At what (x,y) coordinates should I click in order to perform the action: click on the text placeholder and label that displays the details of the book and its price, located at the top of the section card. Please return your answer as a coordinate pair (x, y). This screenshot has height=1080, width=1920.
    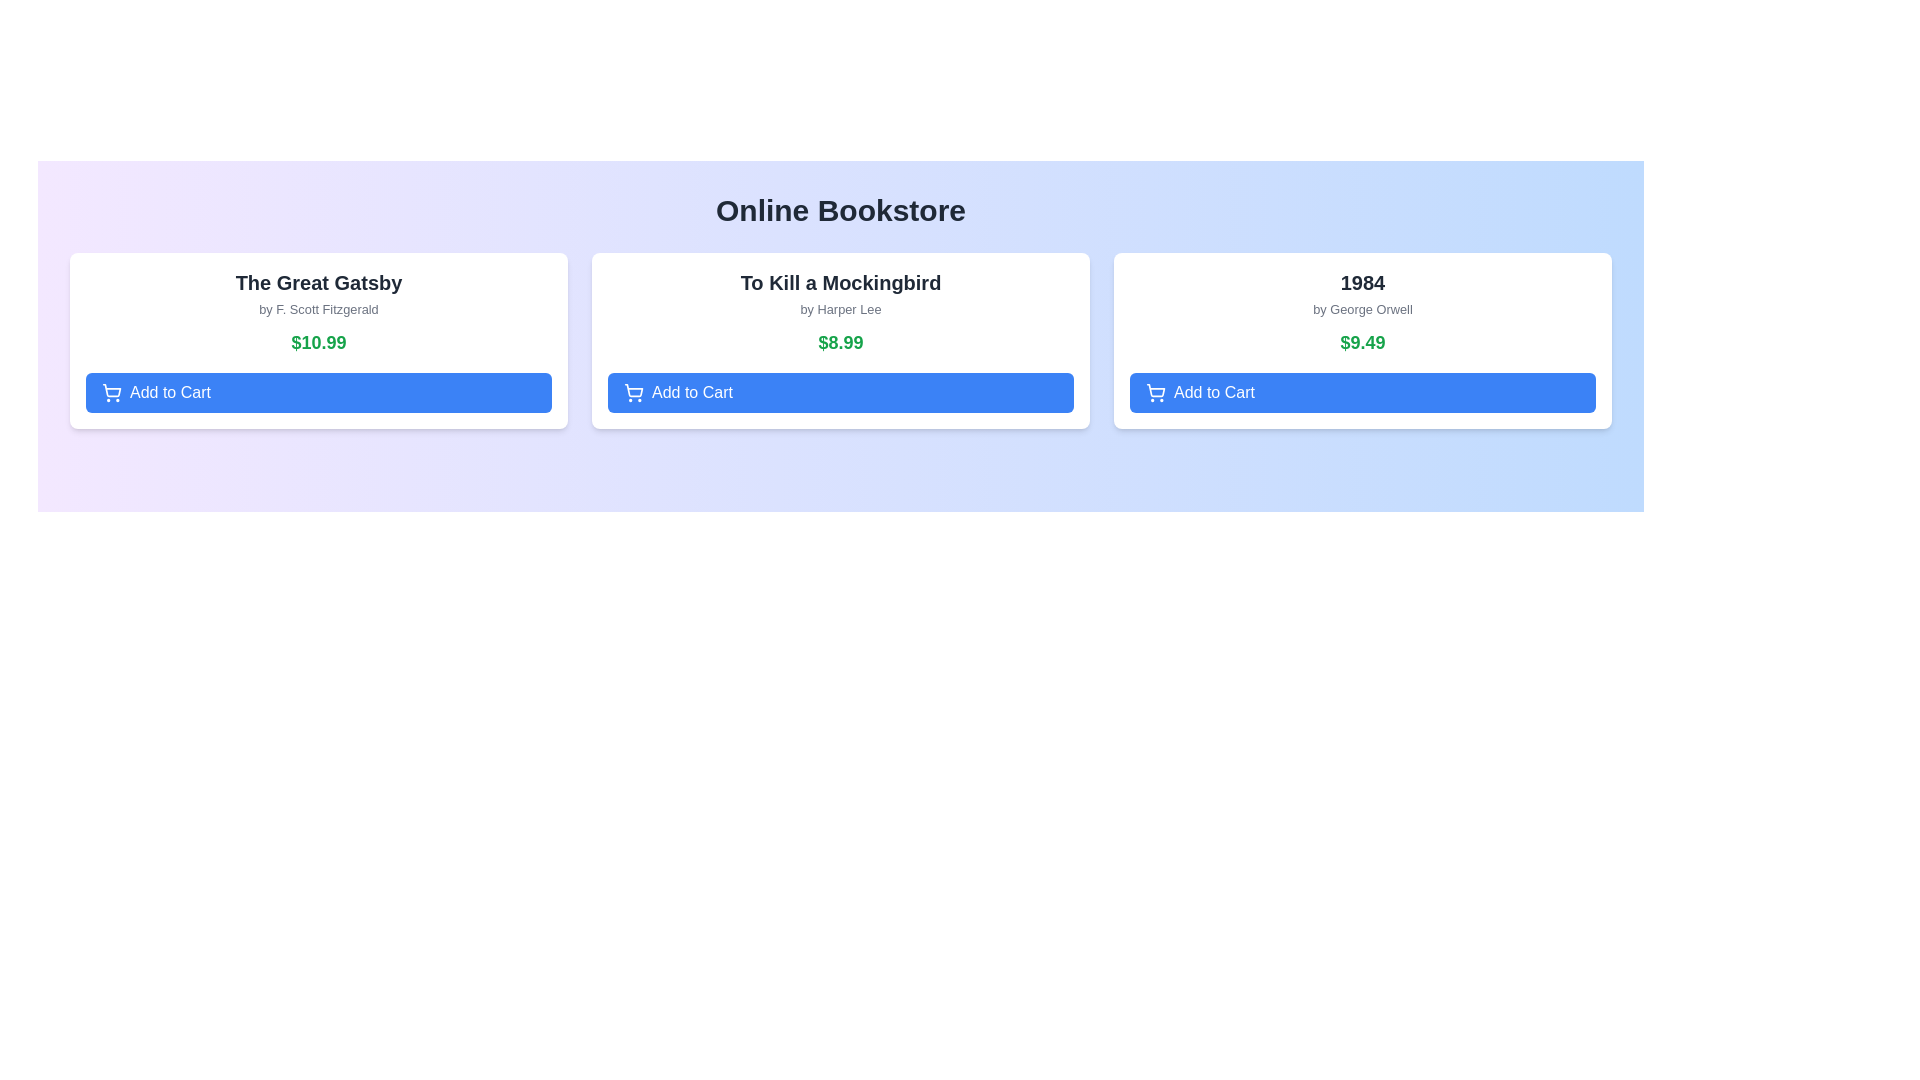
    Looking at the image, I should click on (317, 312).